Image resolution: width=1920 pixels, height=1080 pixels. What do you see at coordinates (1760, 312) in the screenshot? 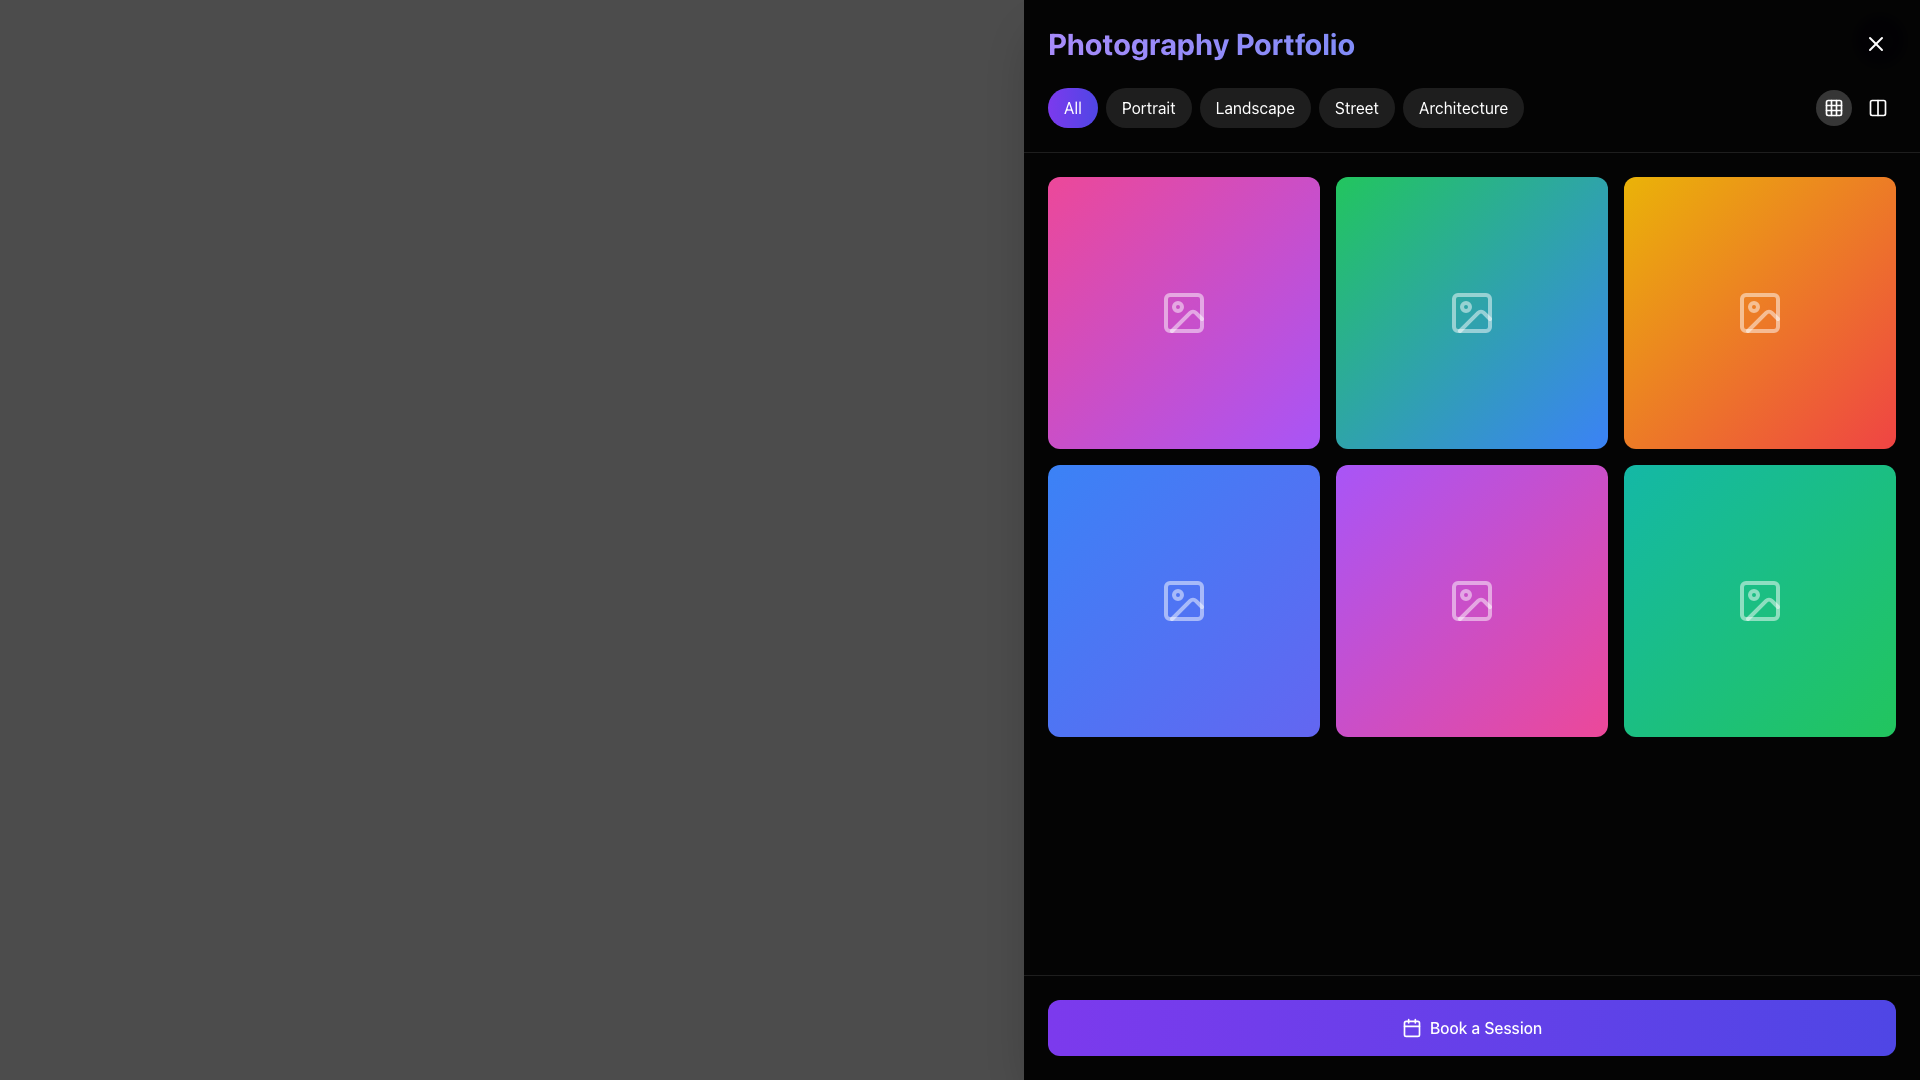
I see `the second icon in the third row of the photo gallery, which is located beneath the 'Photography Portfolio' header` at bounding box center [1760, 312].